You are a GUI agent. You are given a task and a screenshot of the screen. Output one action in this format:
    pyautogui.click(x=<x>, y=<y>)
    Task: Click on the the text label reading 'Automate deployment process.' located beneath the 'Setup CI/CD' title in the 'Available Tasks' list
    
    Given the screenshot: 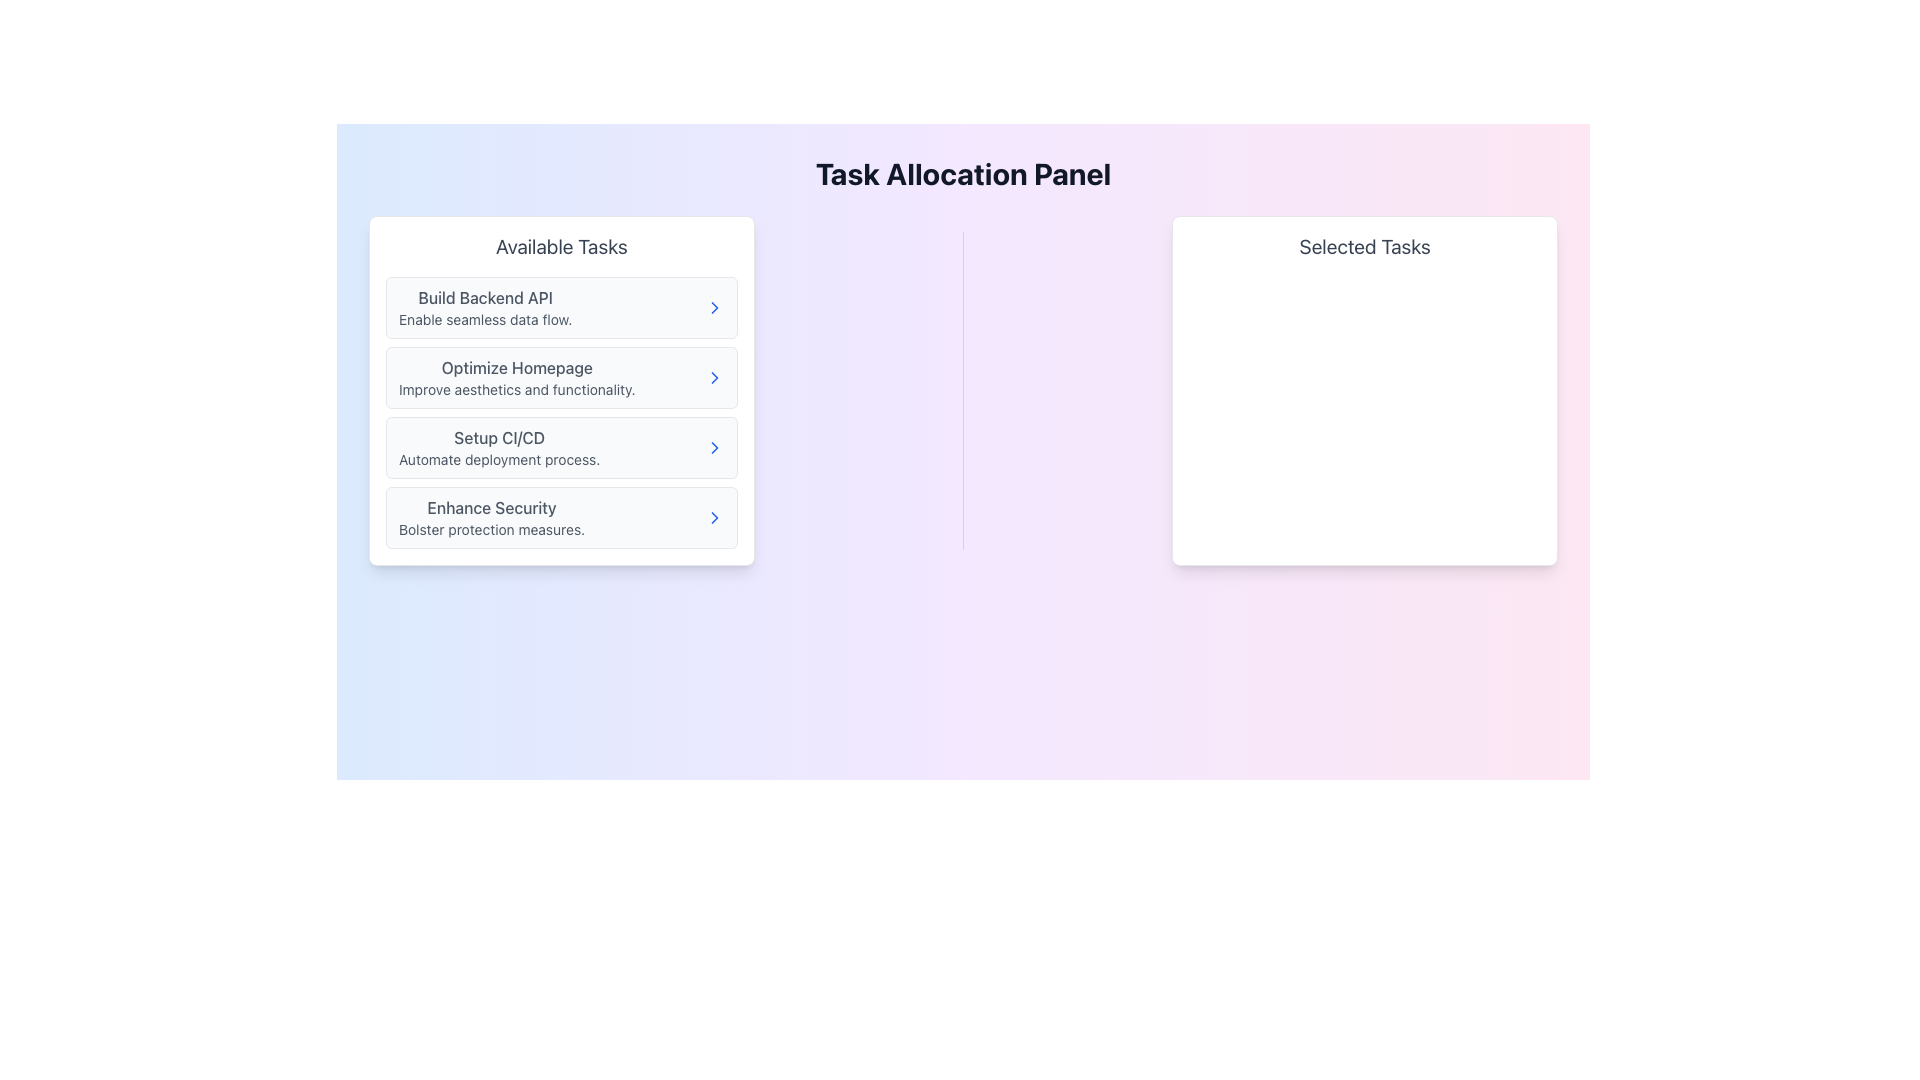 What is the action you would take?
    pyautogui.click(x=499, y=459)
    